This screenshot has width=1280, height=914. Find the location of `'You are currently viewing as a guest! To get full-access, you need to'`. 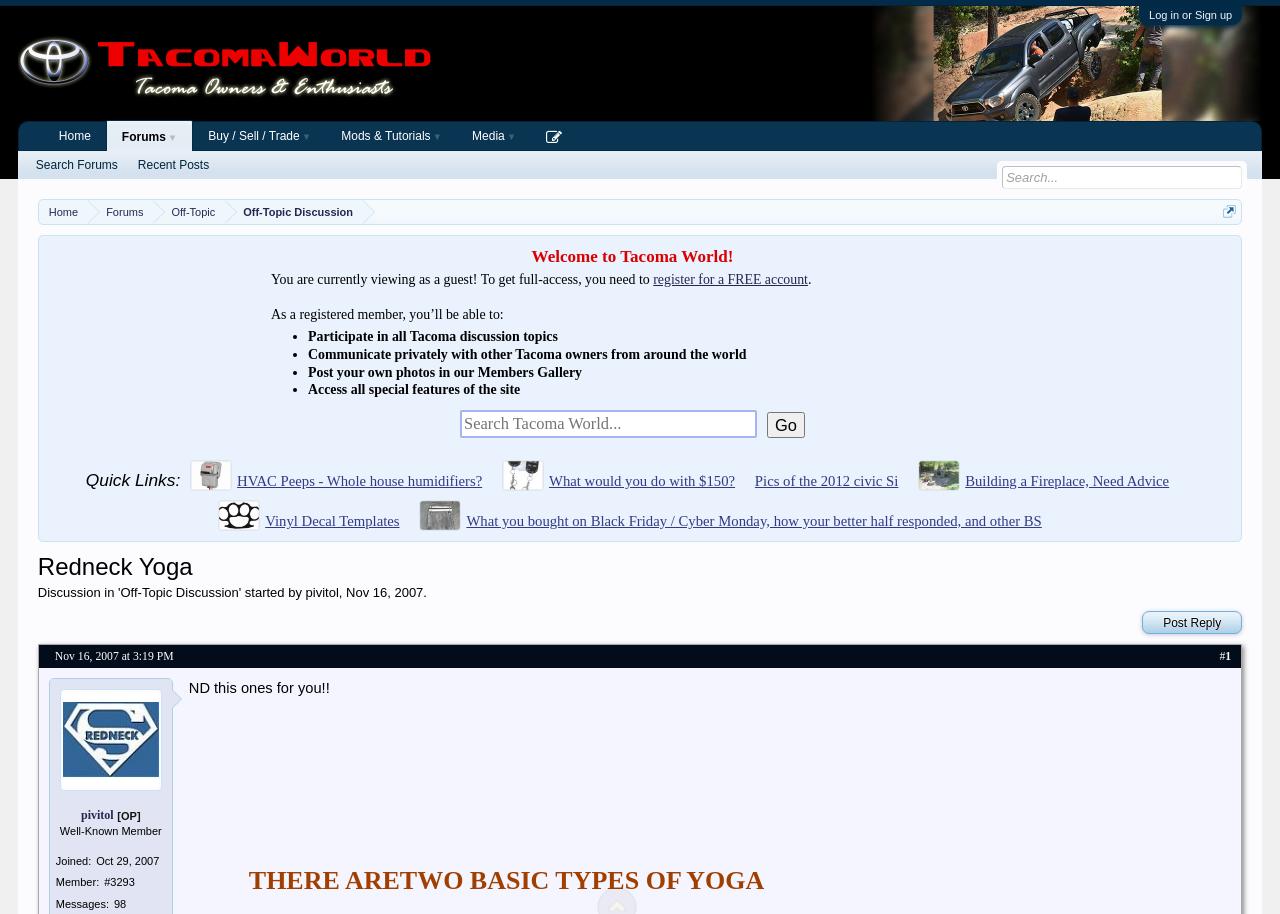

'You are currently viewing as a guest! To get full-access, you need to' is located at coordinates (460, 278).